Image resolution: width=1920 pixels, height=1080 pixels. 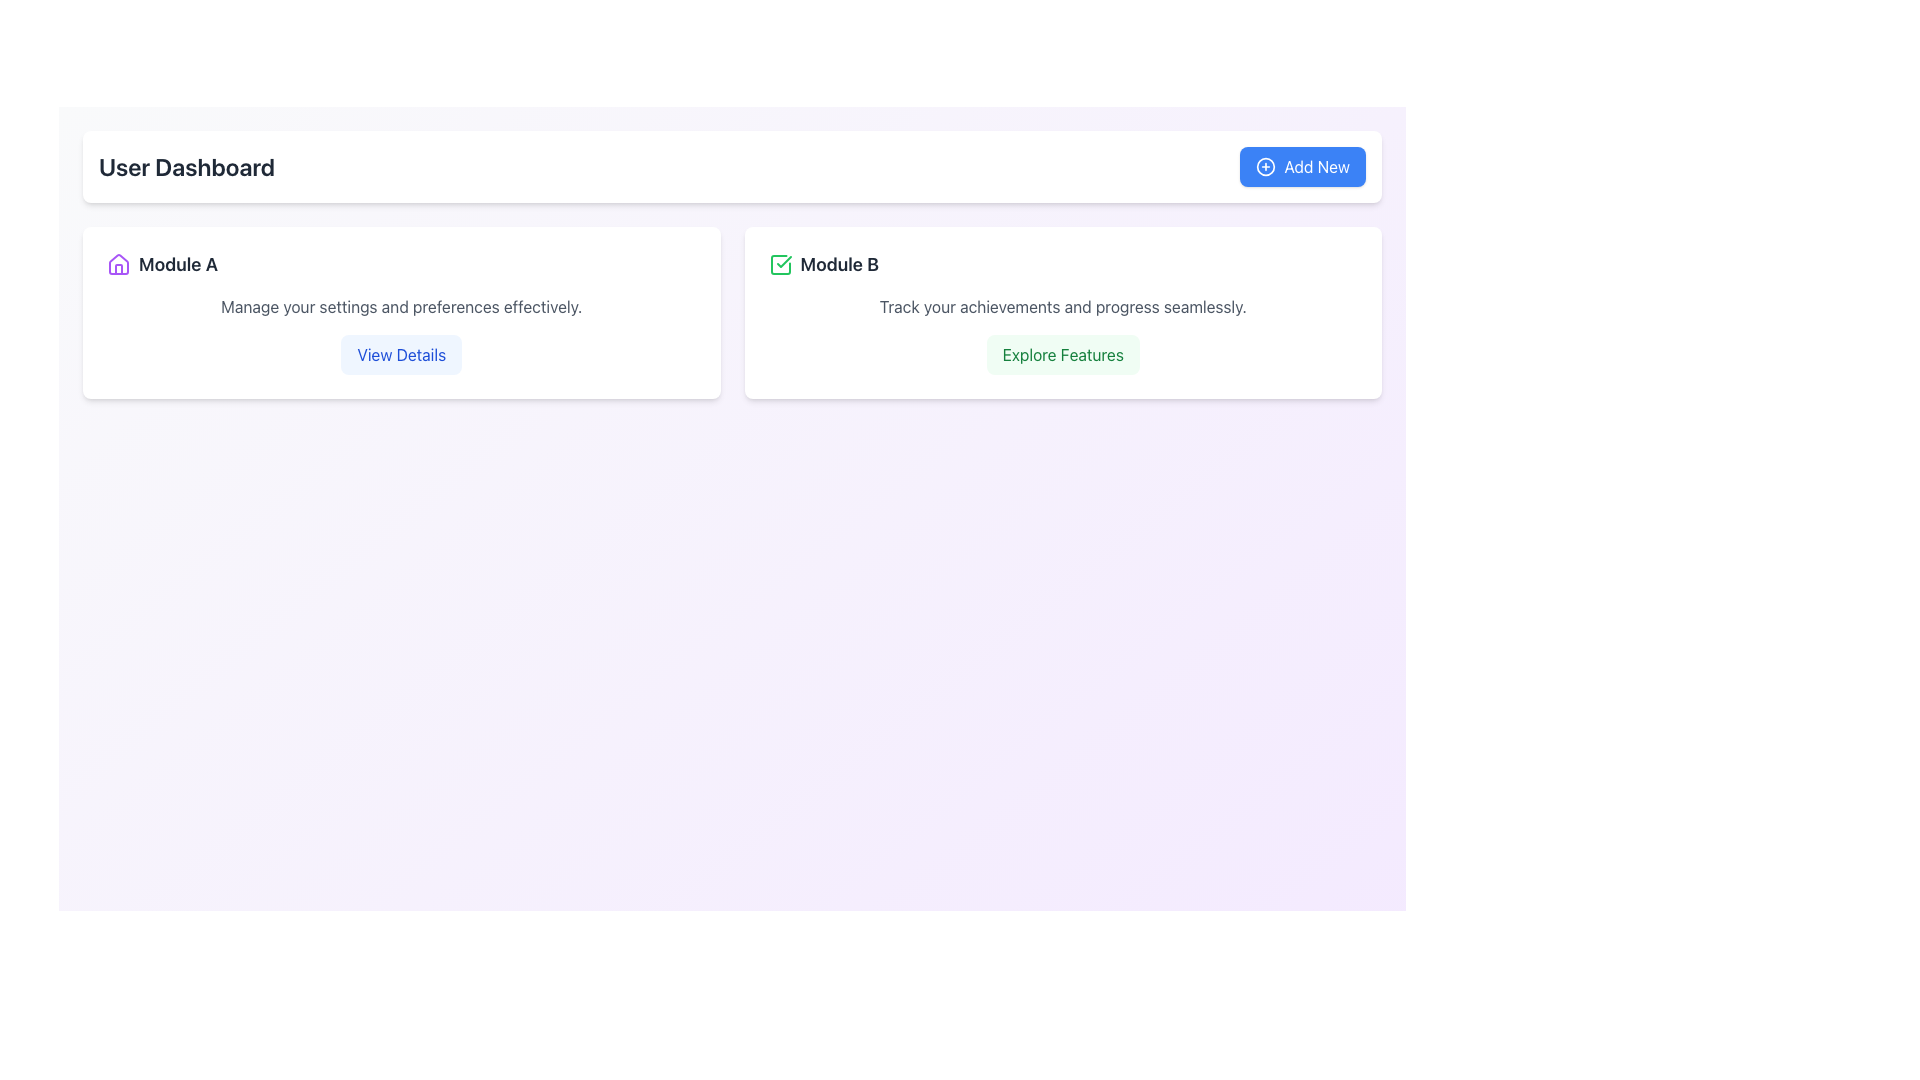 What do you see at coordinates (118, 262) in the screenshot?
I see `the house icon representing 'Module A' located in the header area of the card on the left side of the dashboard` at bounding box center [118, 262].